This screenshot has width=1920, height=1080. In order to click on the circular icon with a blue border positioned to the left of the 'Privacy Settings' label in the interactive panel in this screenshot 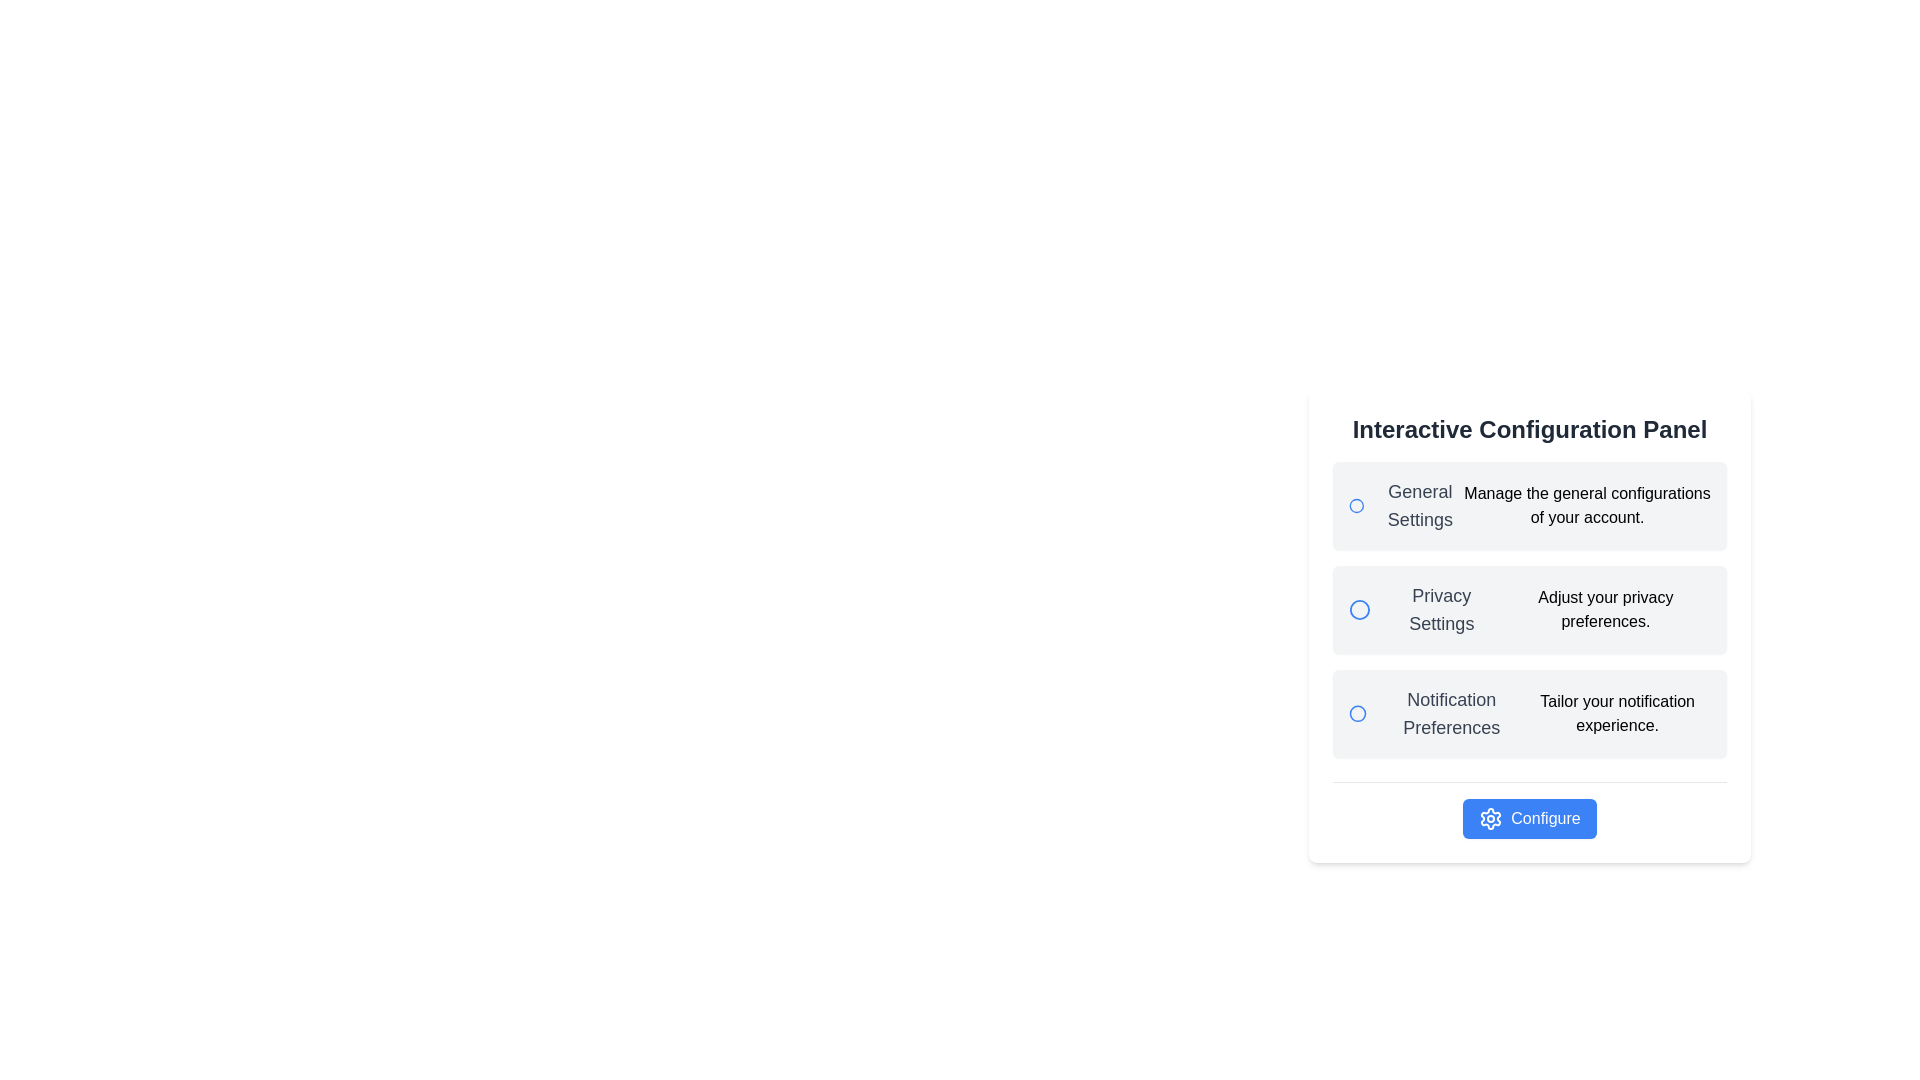, I will do `click(1359, 608)`.